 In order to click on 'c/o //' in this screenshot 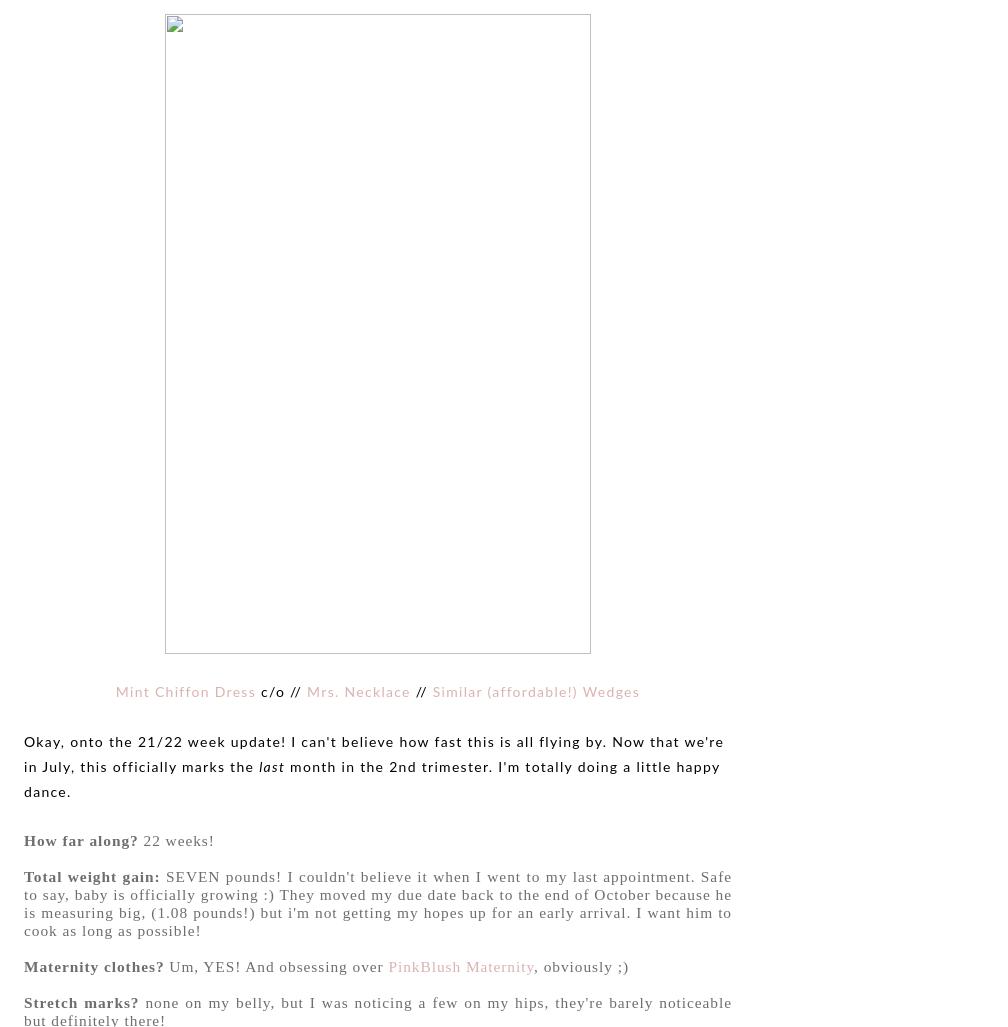, I will do `click(281, 691)`.